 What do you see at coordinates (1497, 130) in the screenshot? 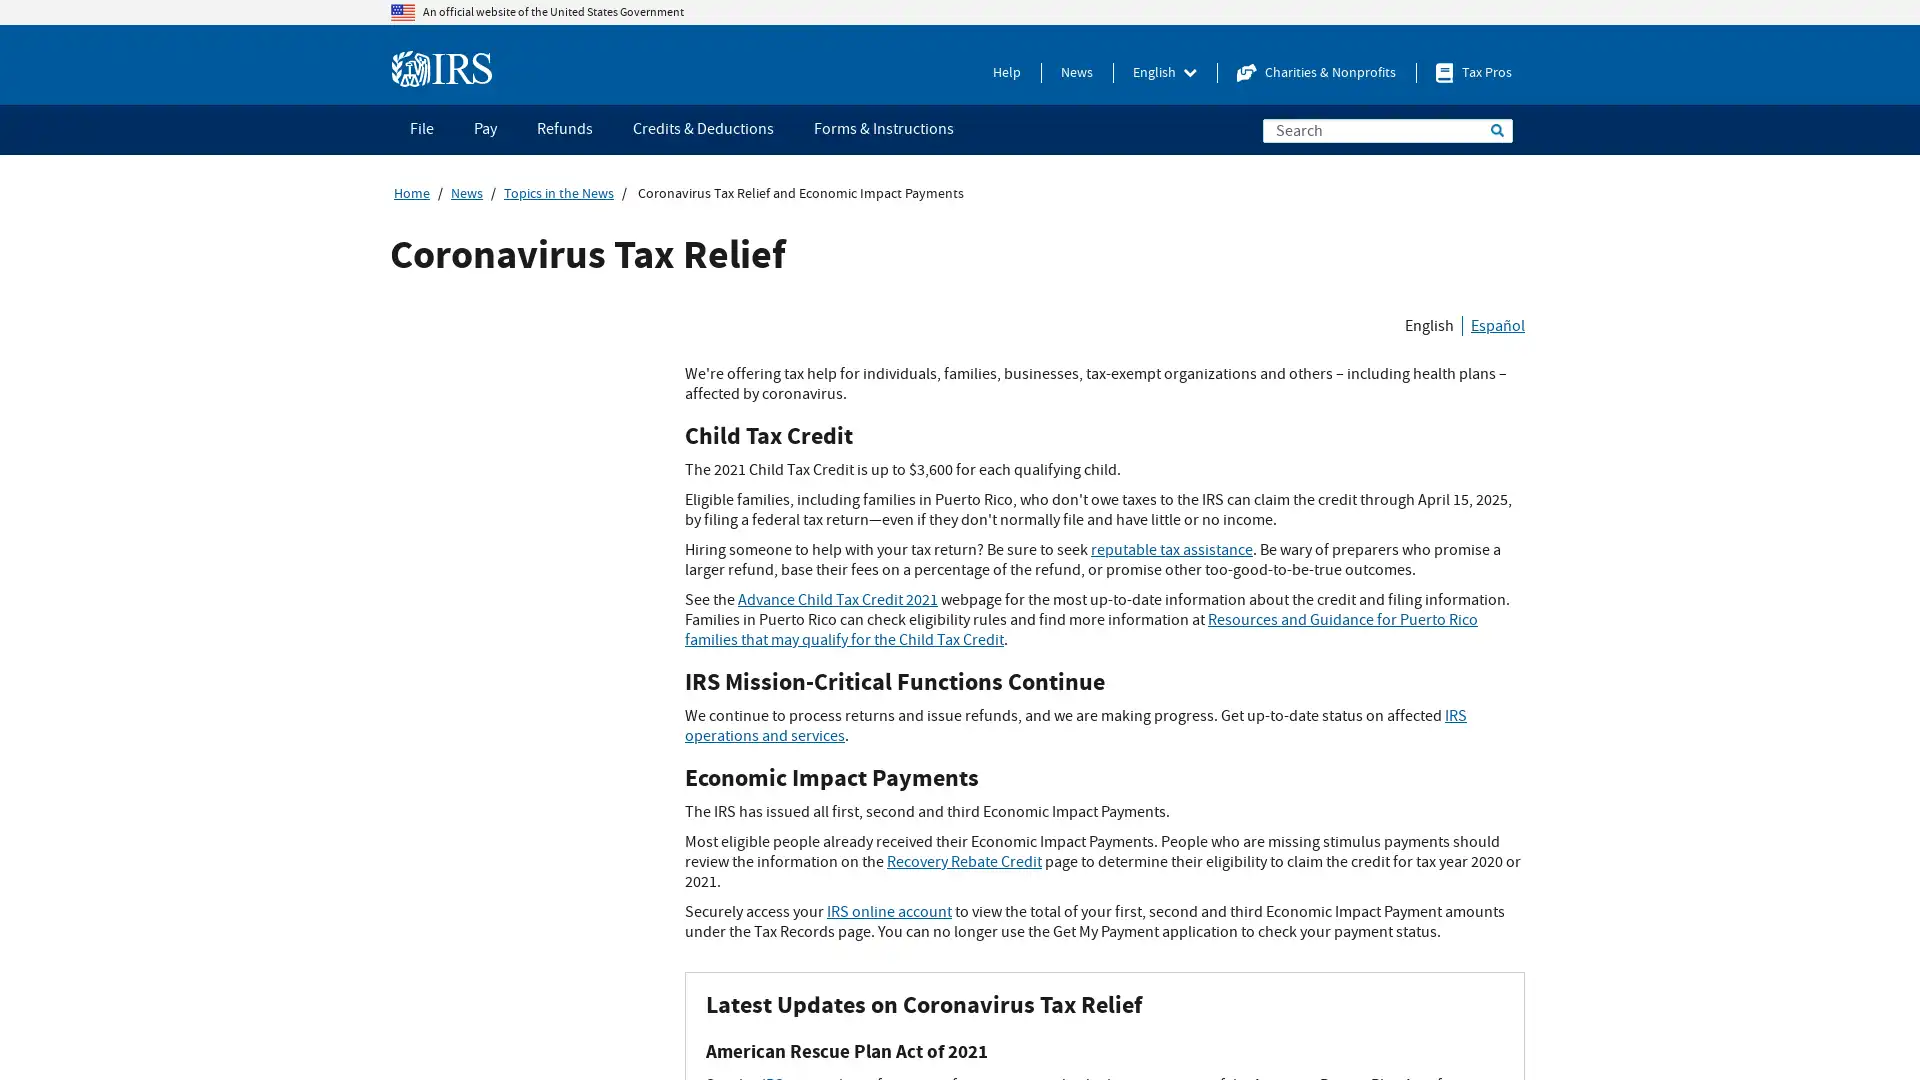
I see `Search` at bounding box center [1497, 130].